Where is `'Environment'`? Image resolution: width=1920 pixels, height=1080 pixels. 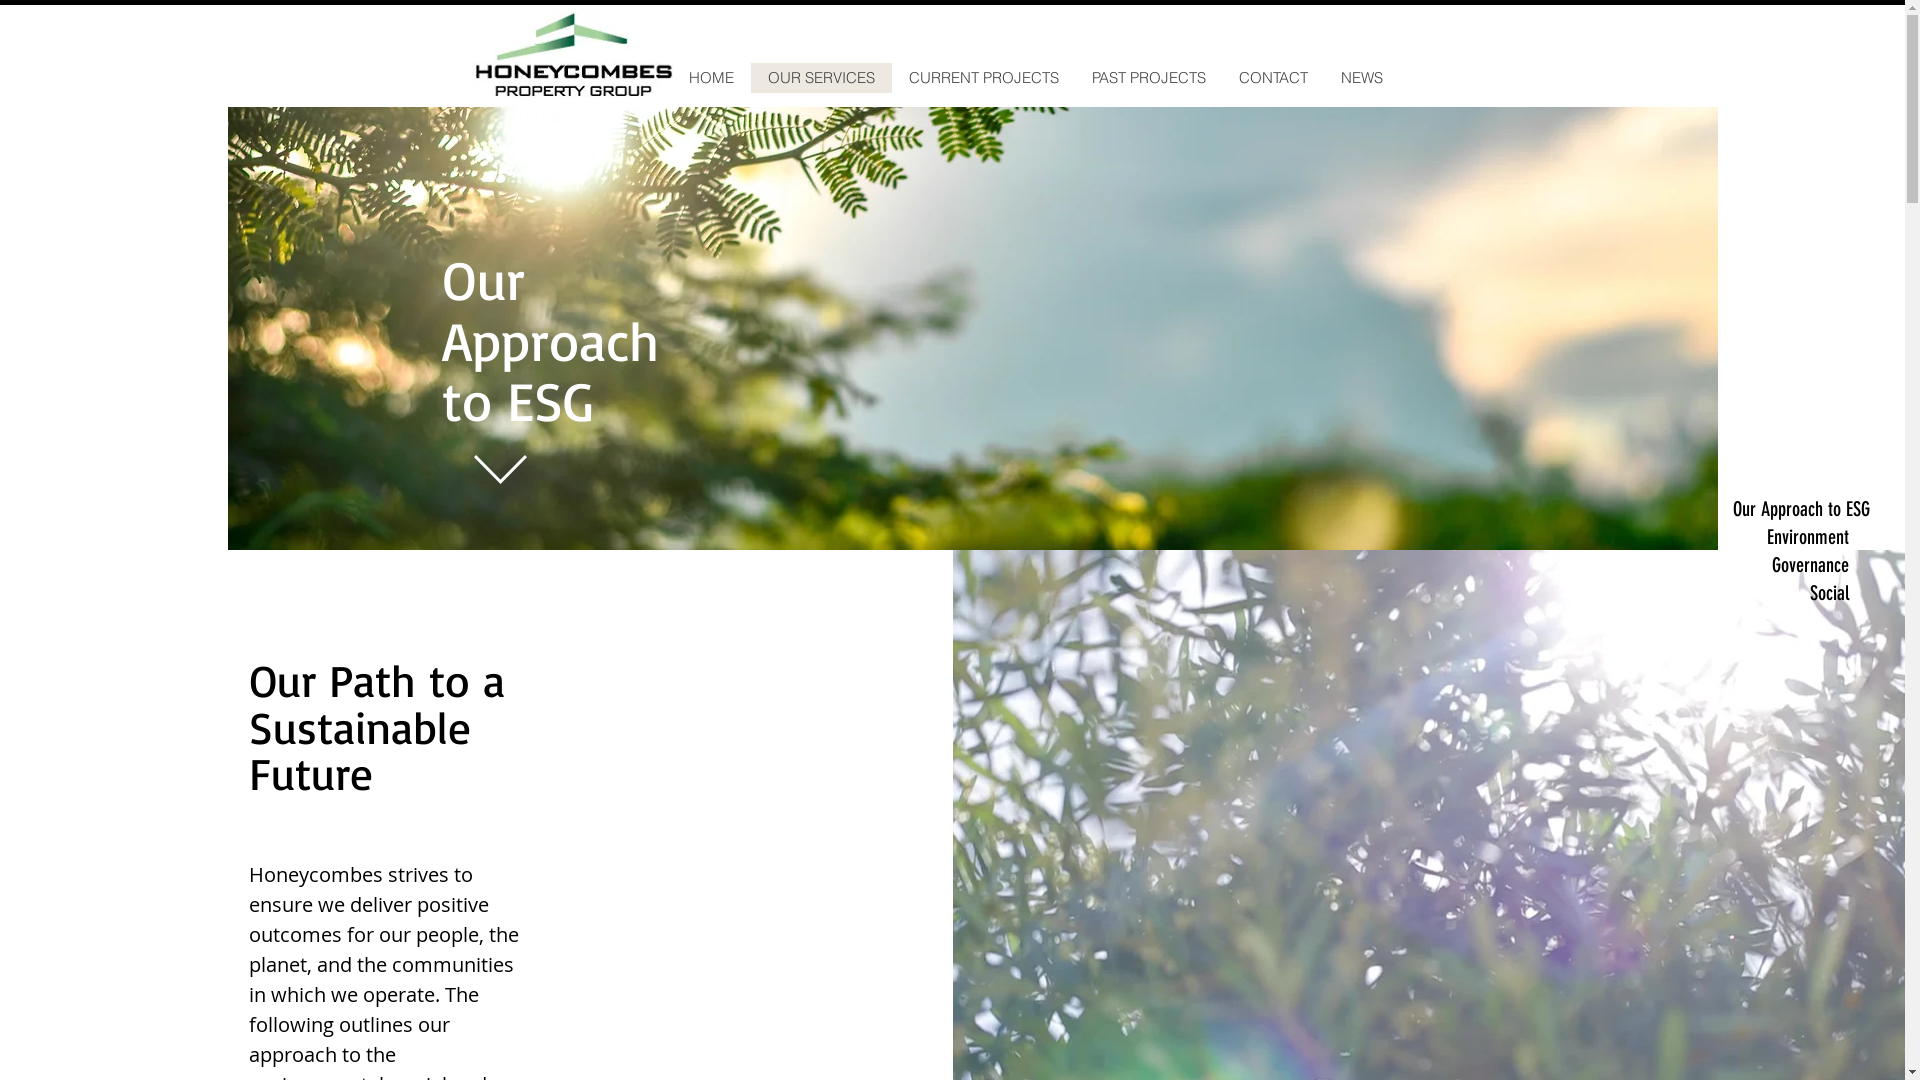 'Environment' is located at coordinates (1790, 535).